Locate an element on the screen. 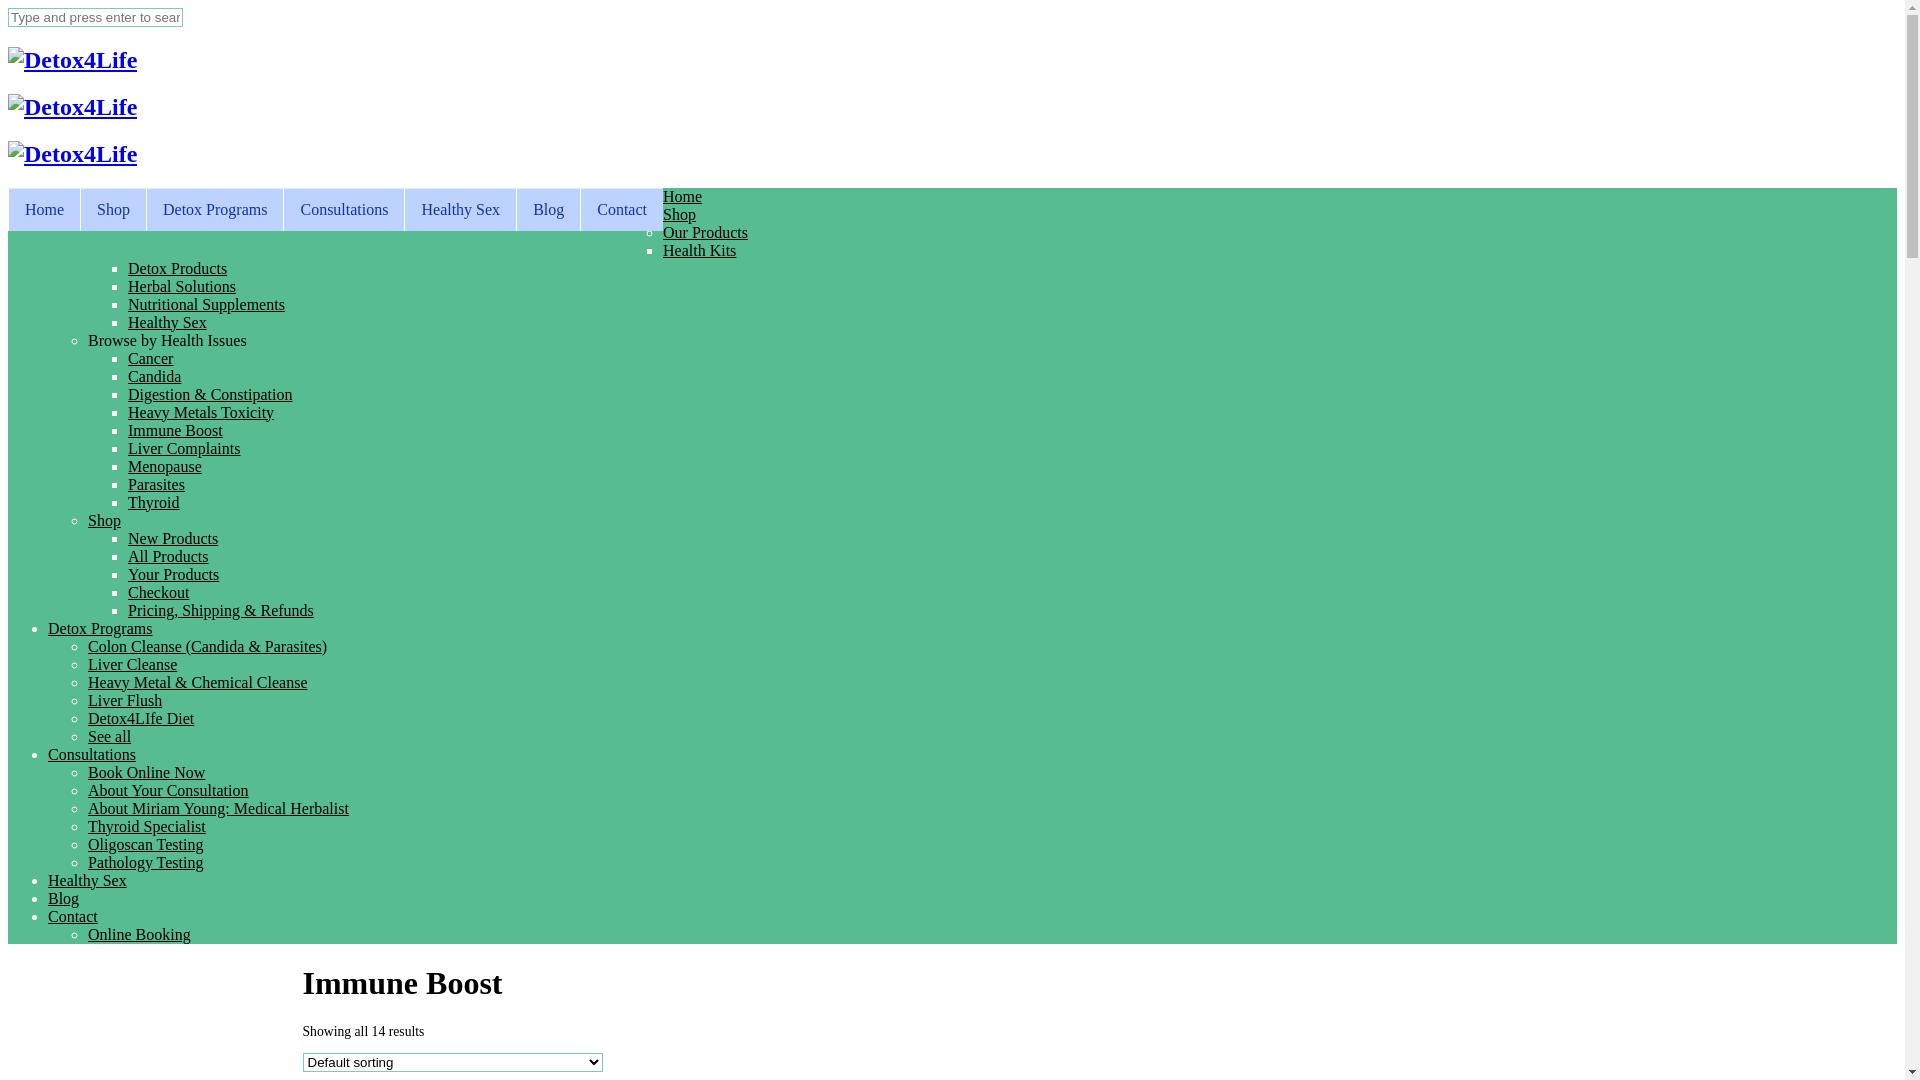 This screenshot has height=1080, width=1920. 'Liver Cleanse' is located at coordinates (86, 664).